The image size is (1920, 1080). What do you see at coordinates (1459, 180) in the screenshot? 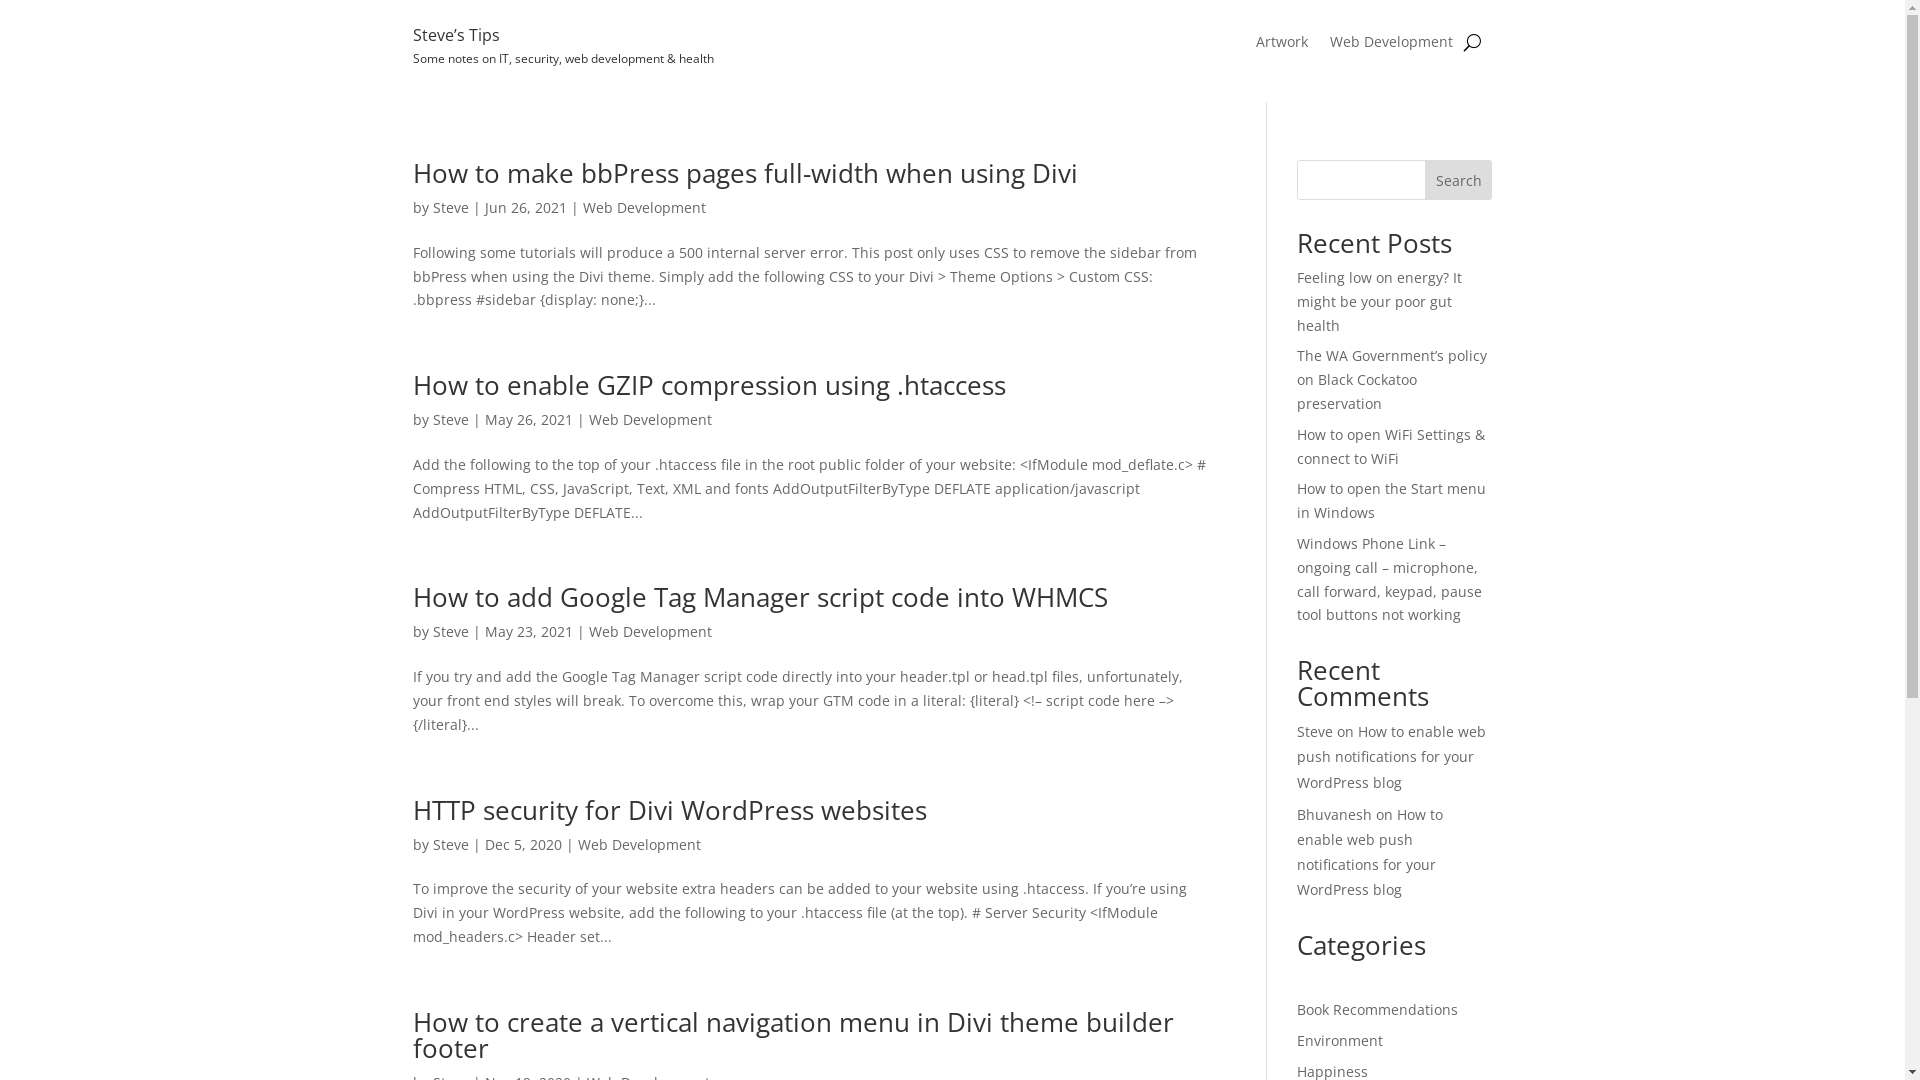
I see `'Search'` at bounding box center [1459, 180].